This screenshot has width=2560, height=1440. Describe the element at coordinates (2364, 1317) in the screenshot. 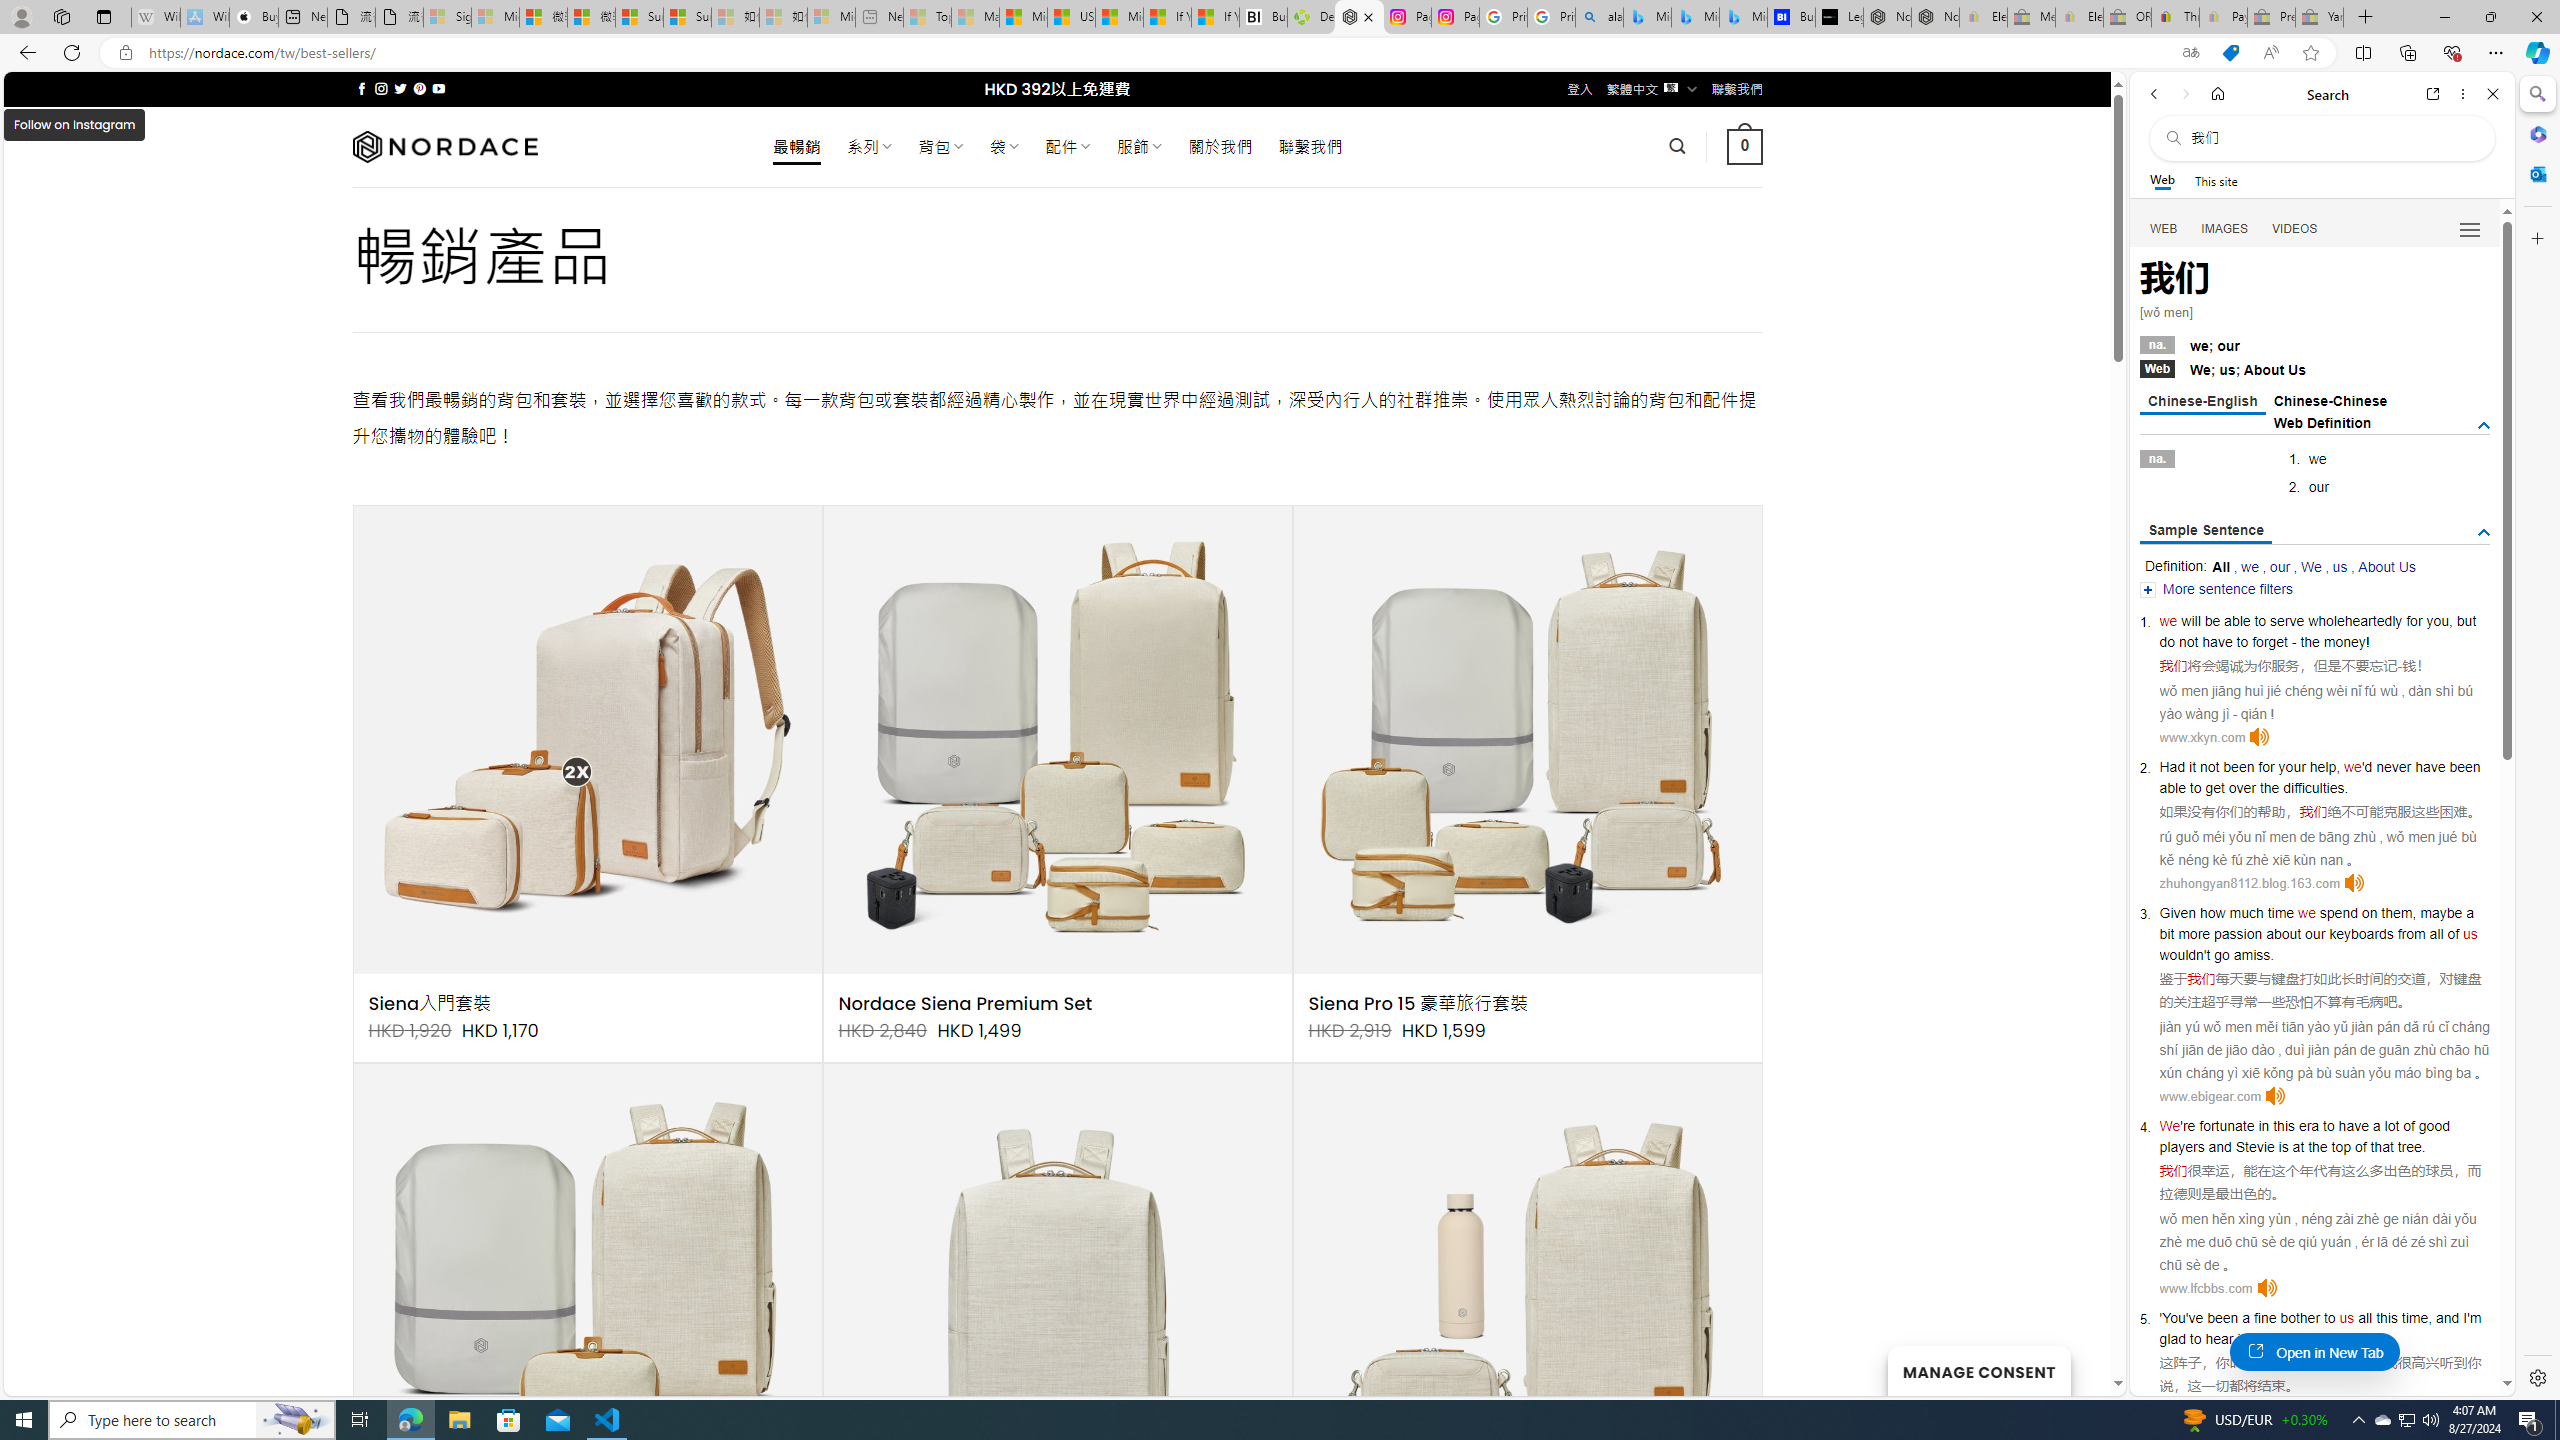

I see `'all'` at that location.